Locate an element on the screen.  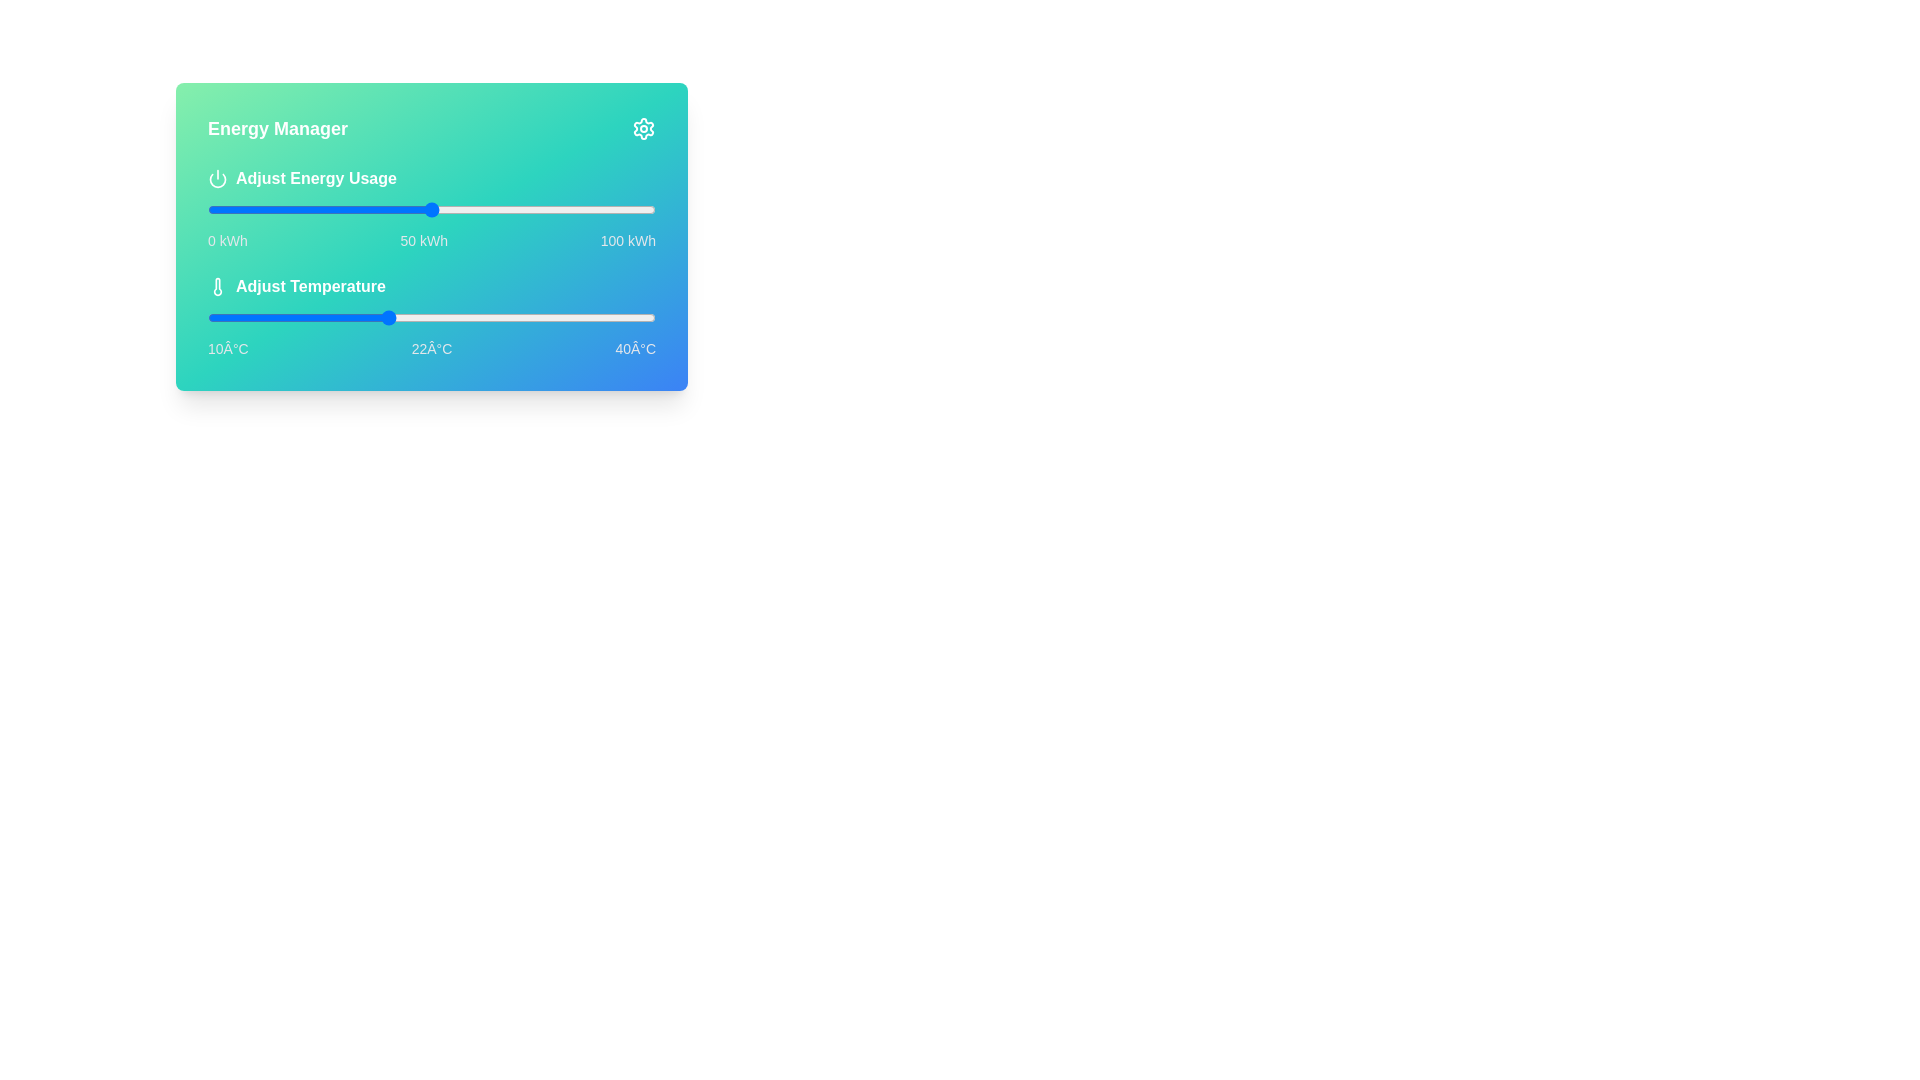
the temperature to 16°C using the slider is located at coordinates (296, 316).